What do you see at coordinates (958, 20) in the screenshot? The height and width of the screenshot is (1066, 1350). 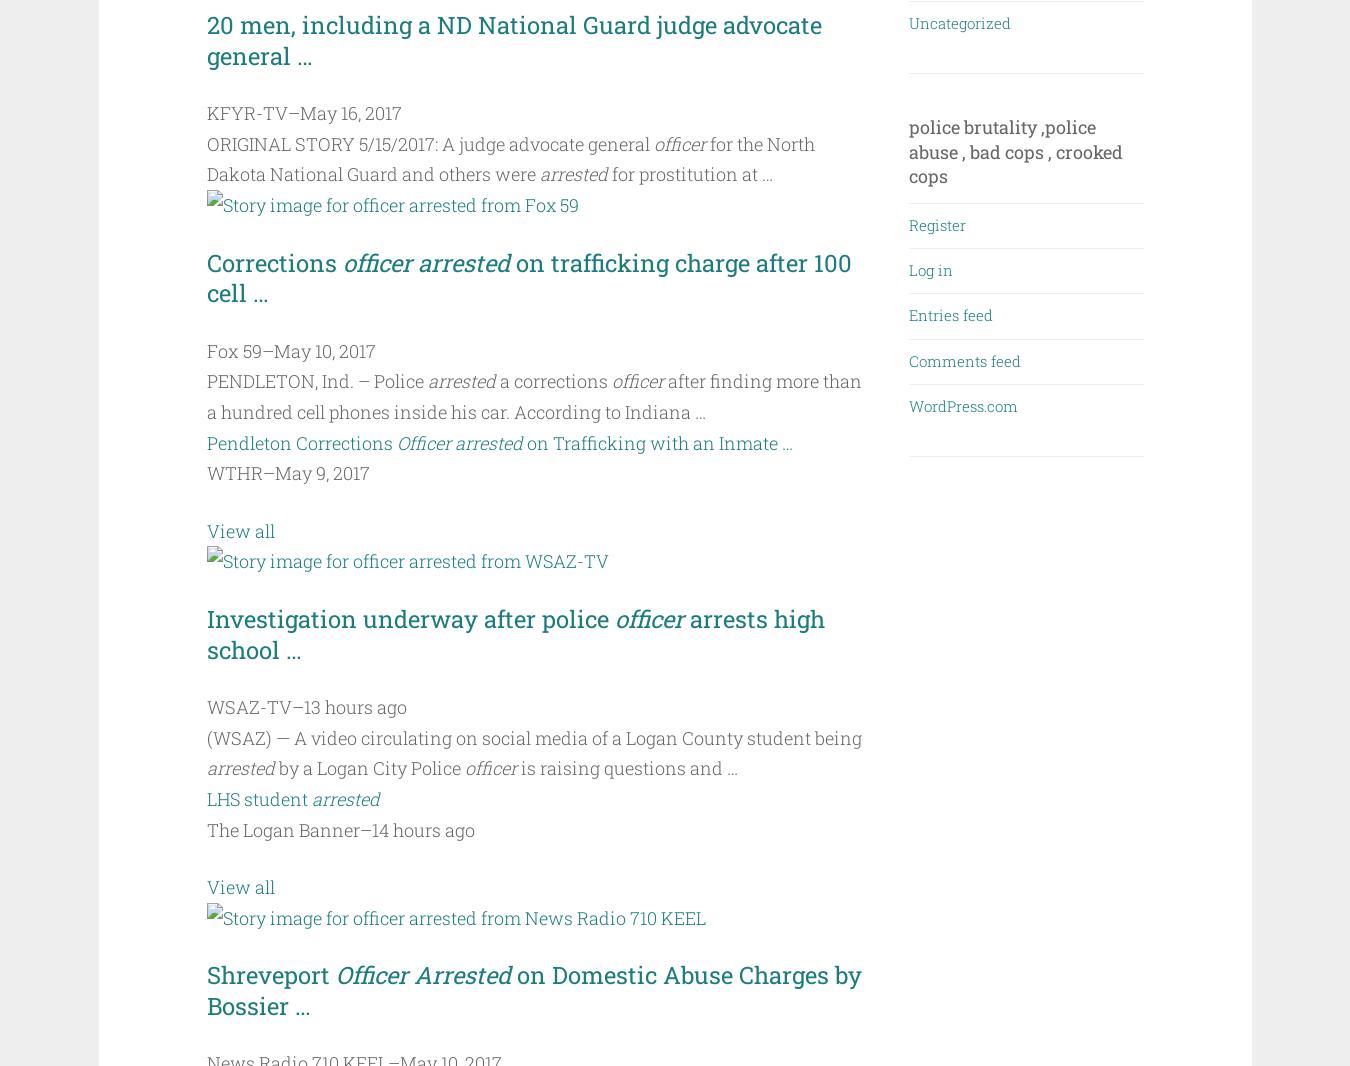 I see `'Uncategorized'` at bounding box center [958, 20].